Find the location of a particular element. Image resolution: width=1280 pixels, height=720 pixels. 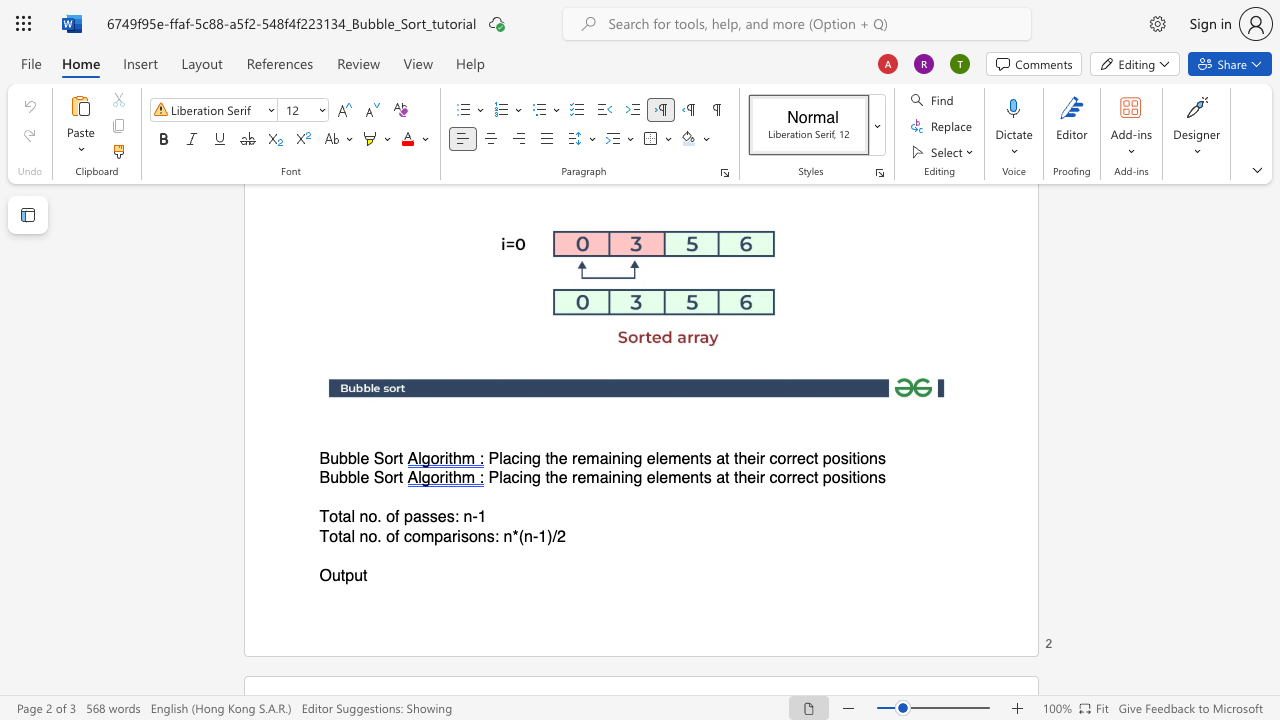

the 1th character "S" in the text is located at coordinates (379, 478).